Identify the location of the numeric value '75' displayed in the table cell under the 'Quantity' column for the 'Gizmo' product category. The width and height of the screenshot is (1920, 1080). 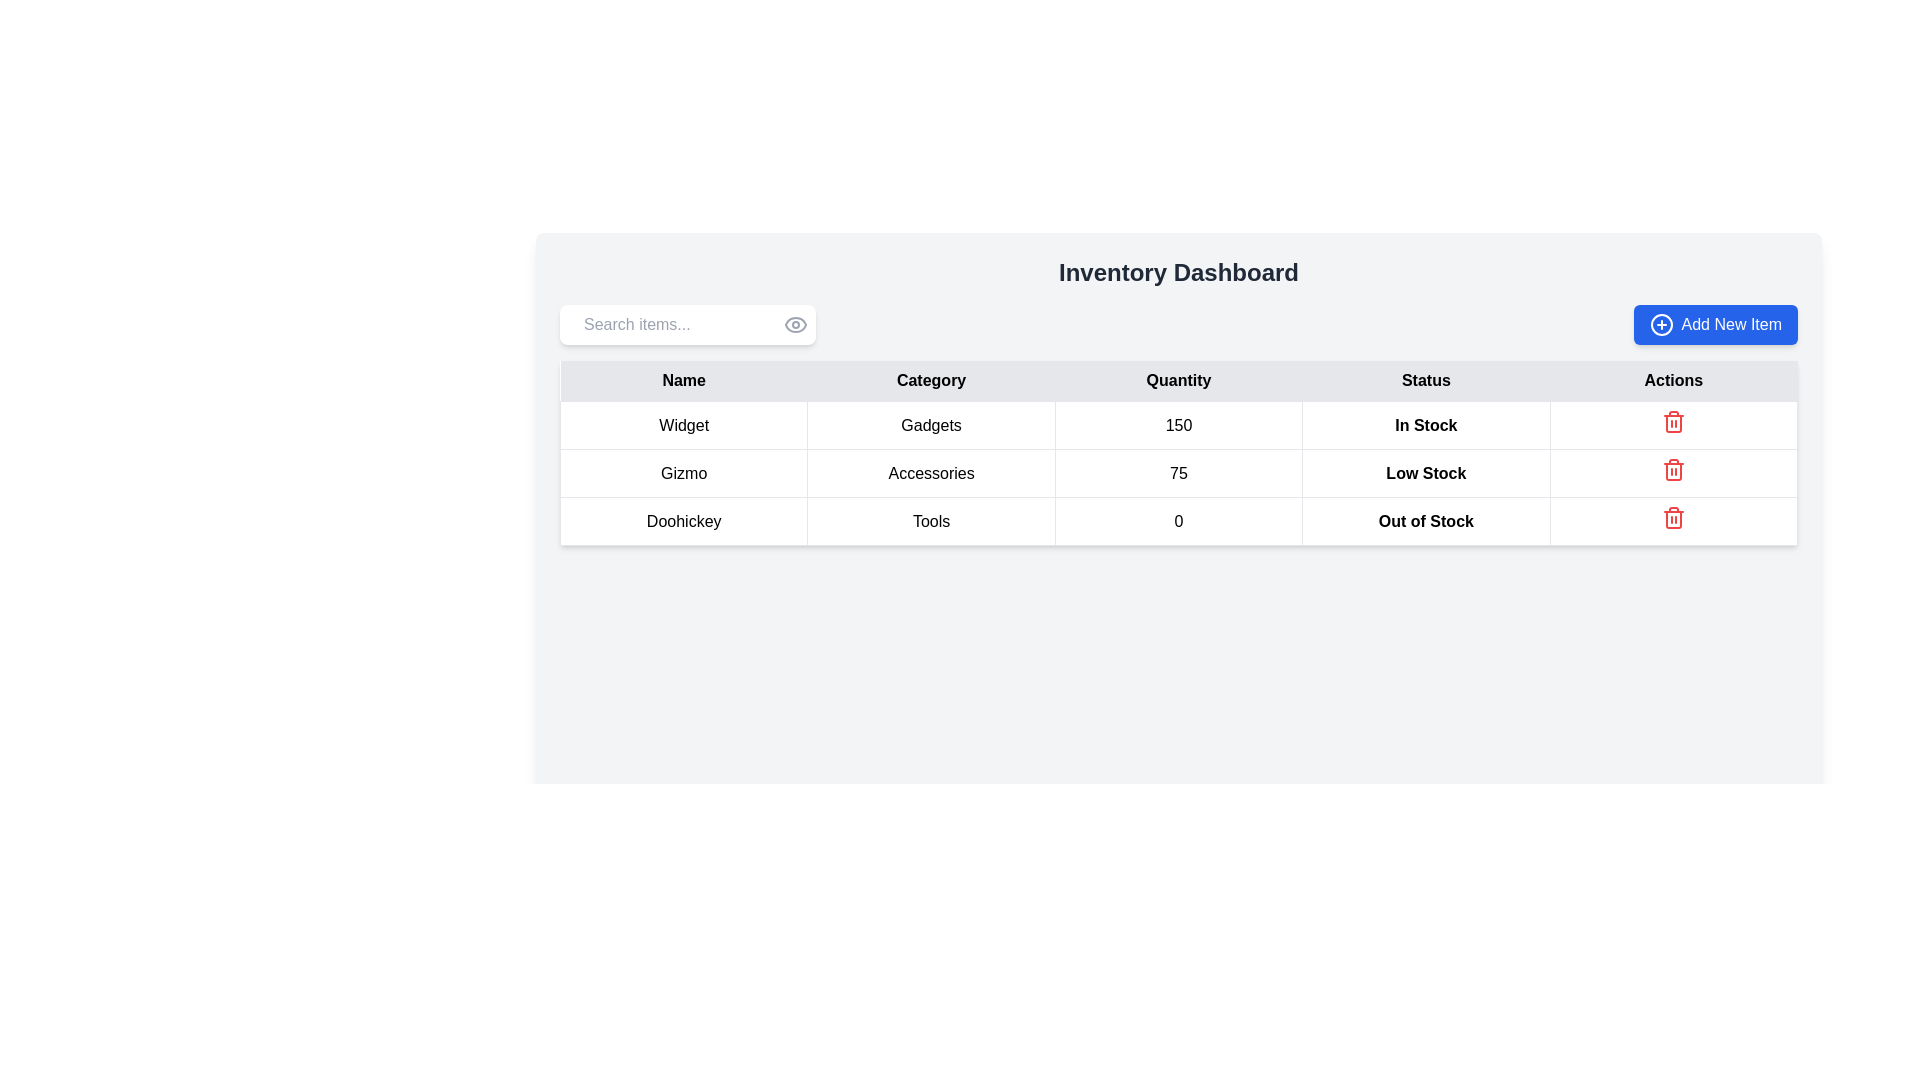
(1179, 473).